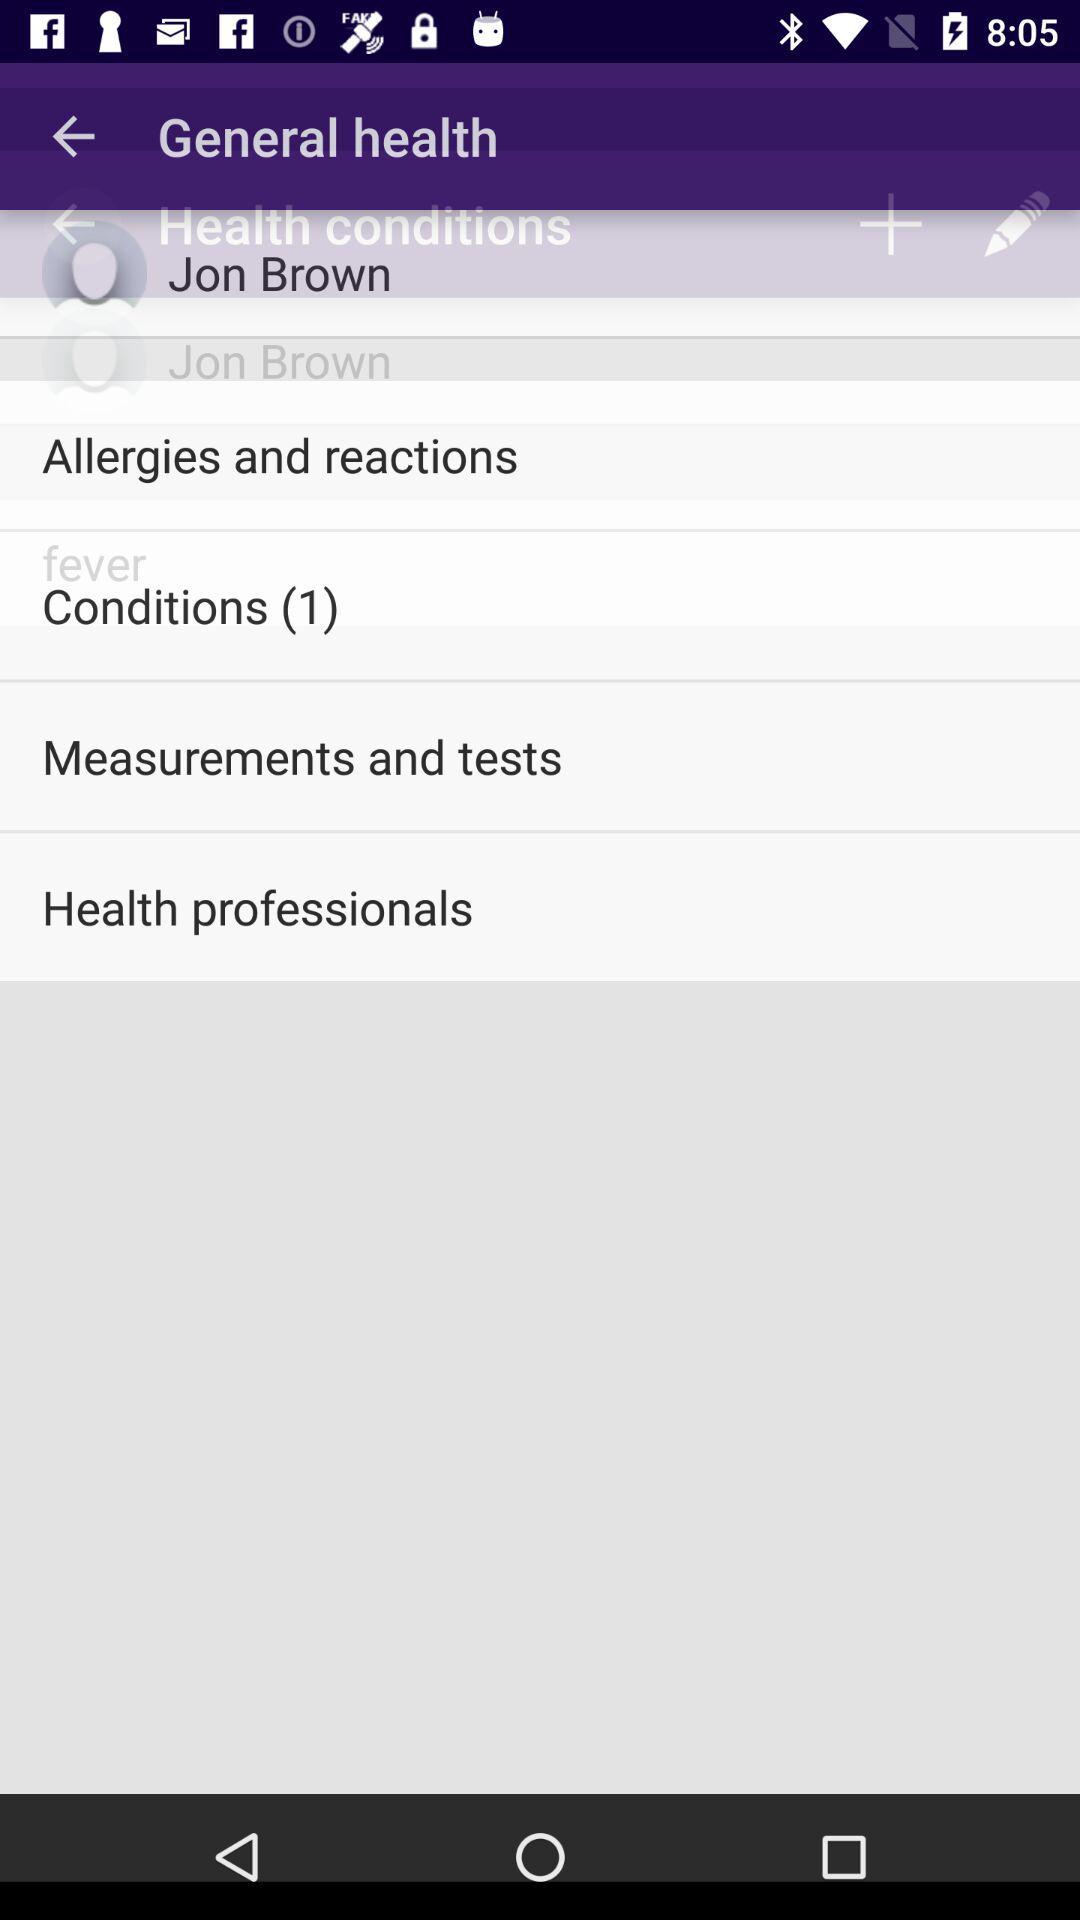 This screenshot has width=1080, height=1920. Describe the element at coordinates (540, 453) in the screenshot. I see `allergies and reactions  item` at that location.